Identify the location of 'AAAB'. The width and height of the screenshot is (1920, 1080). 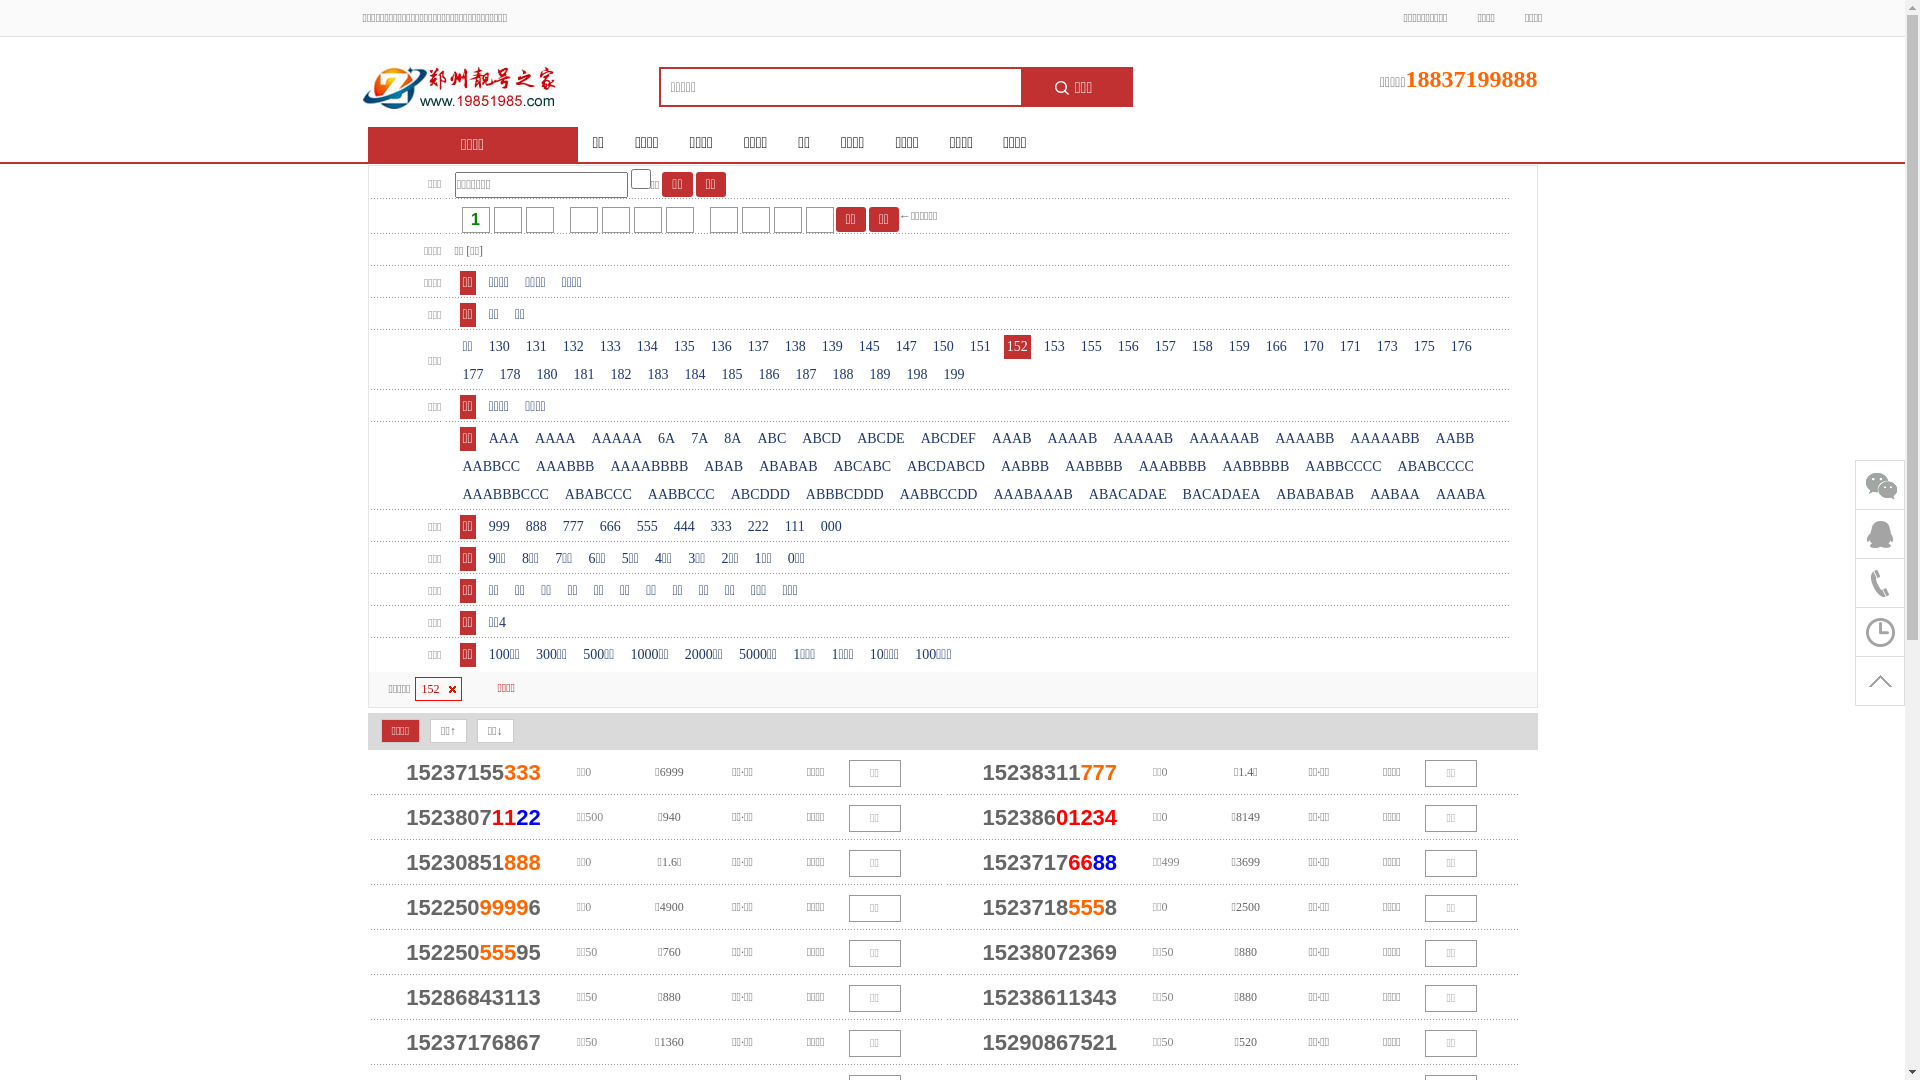
(1012, 438).